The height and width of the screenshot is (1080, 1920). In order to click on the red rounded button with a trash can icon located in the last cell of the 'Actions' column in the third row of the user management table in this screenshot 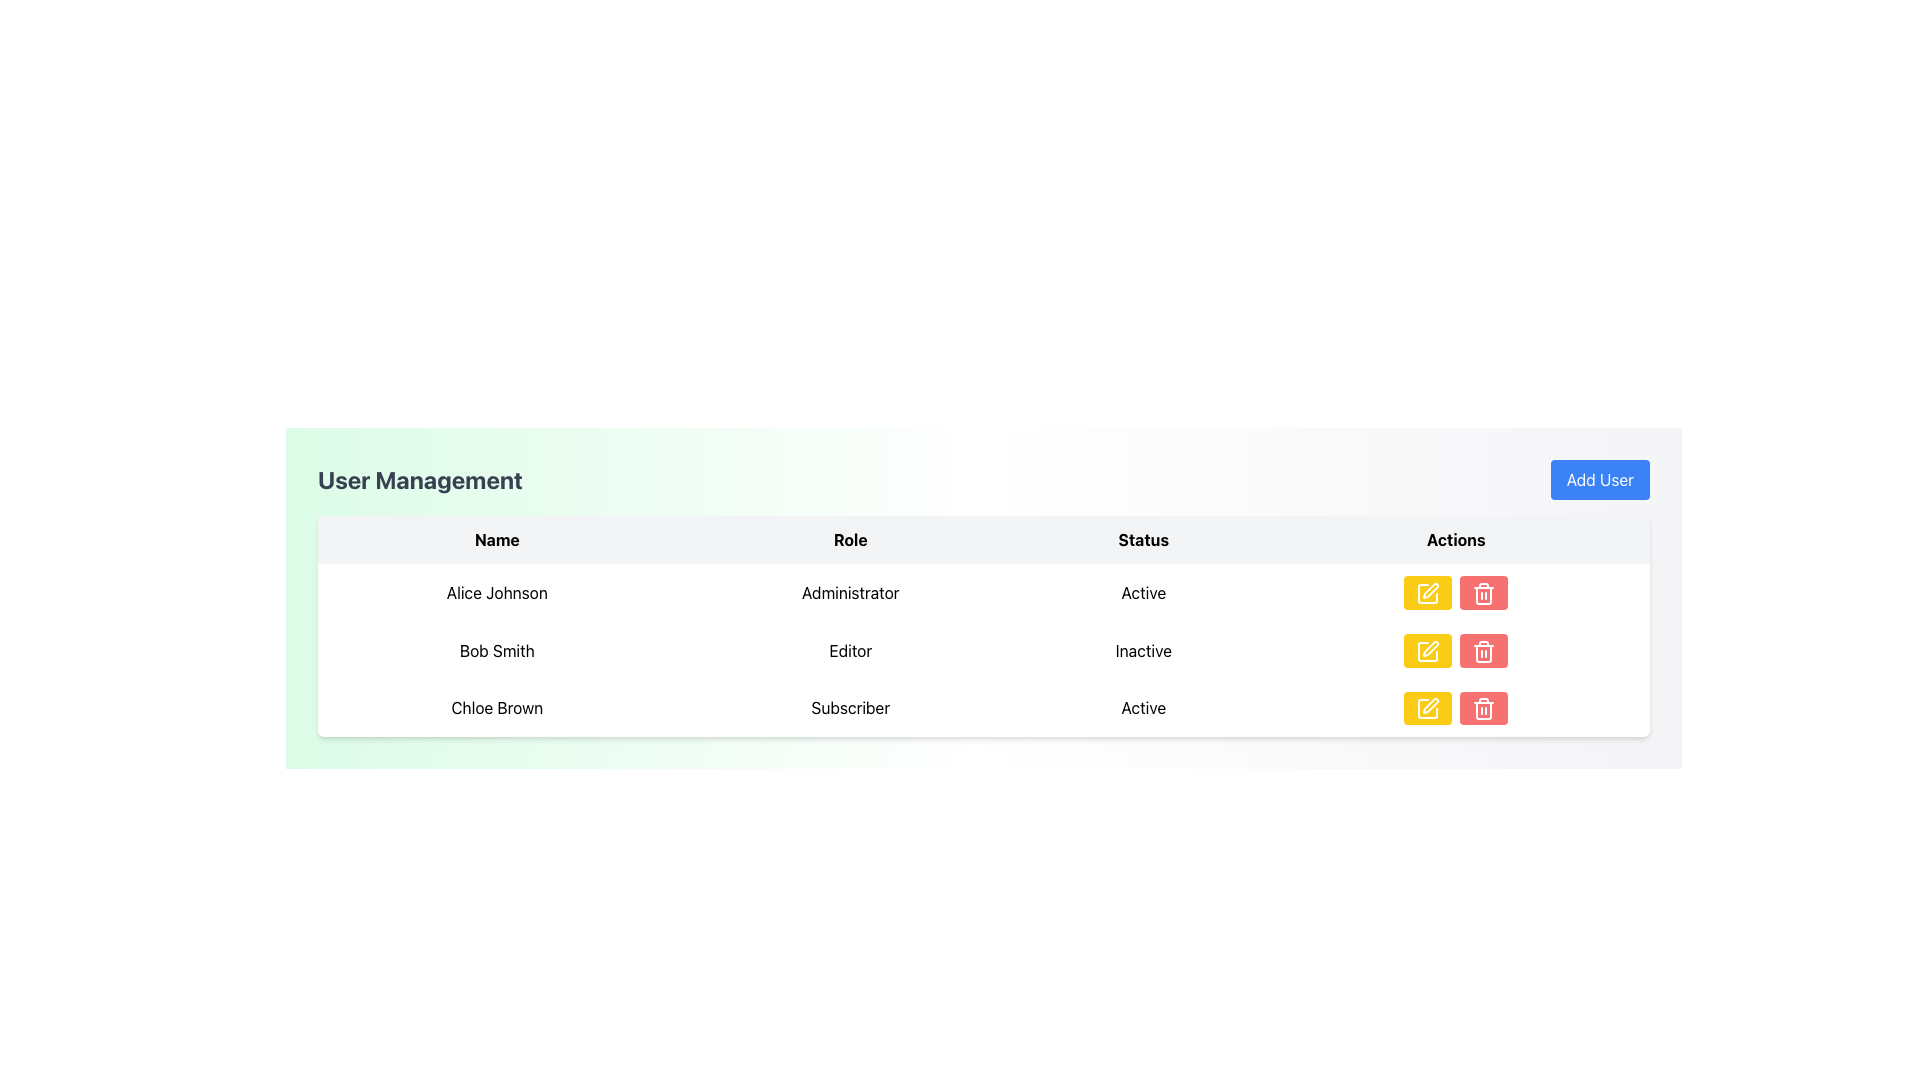, I will do `click(1484, 707)`.